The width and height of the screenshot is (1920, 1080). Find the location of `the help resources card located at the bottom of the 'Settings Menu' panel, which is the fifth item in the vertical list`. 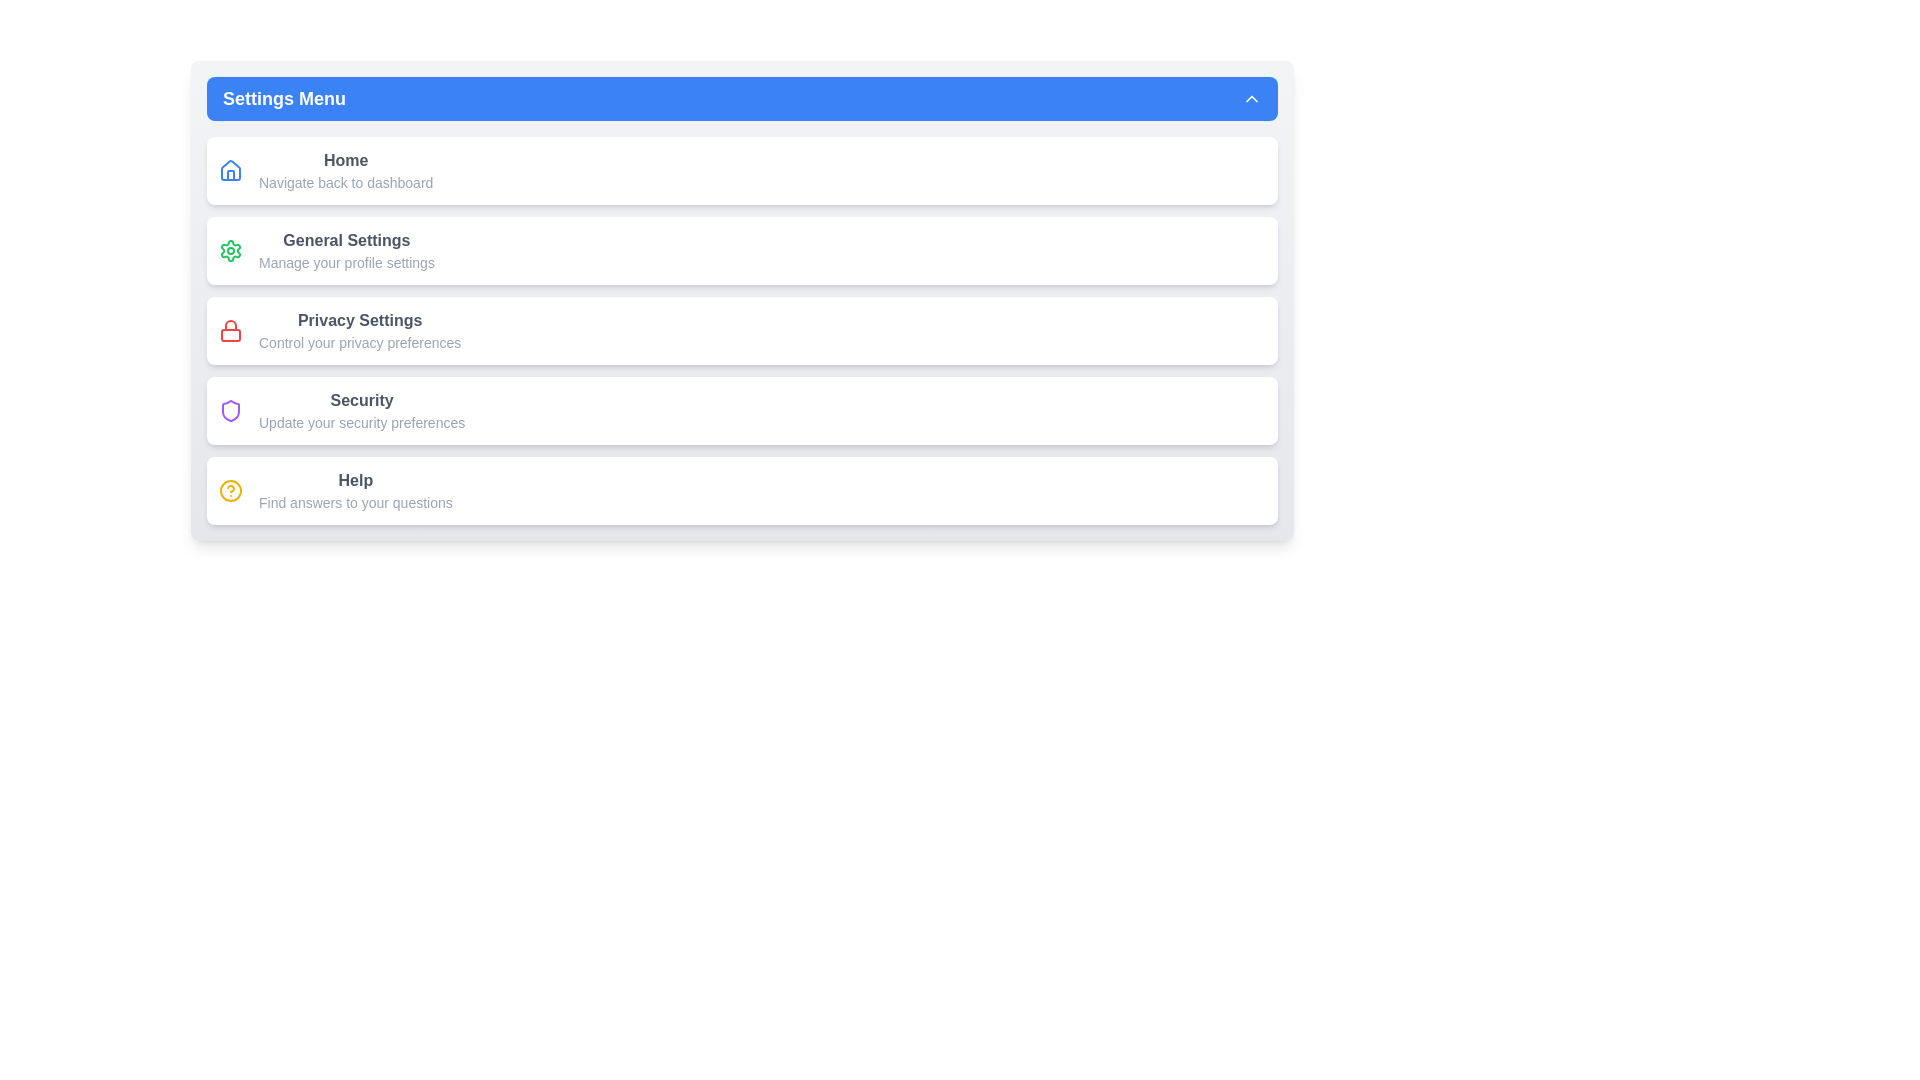

the help resources card located at the bottom of the 'Settings Menu' panel, which is the fifth item in the vertical list is located at coordinates (741, 490).